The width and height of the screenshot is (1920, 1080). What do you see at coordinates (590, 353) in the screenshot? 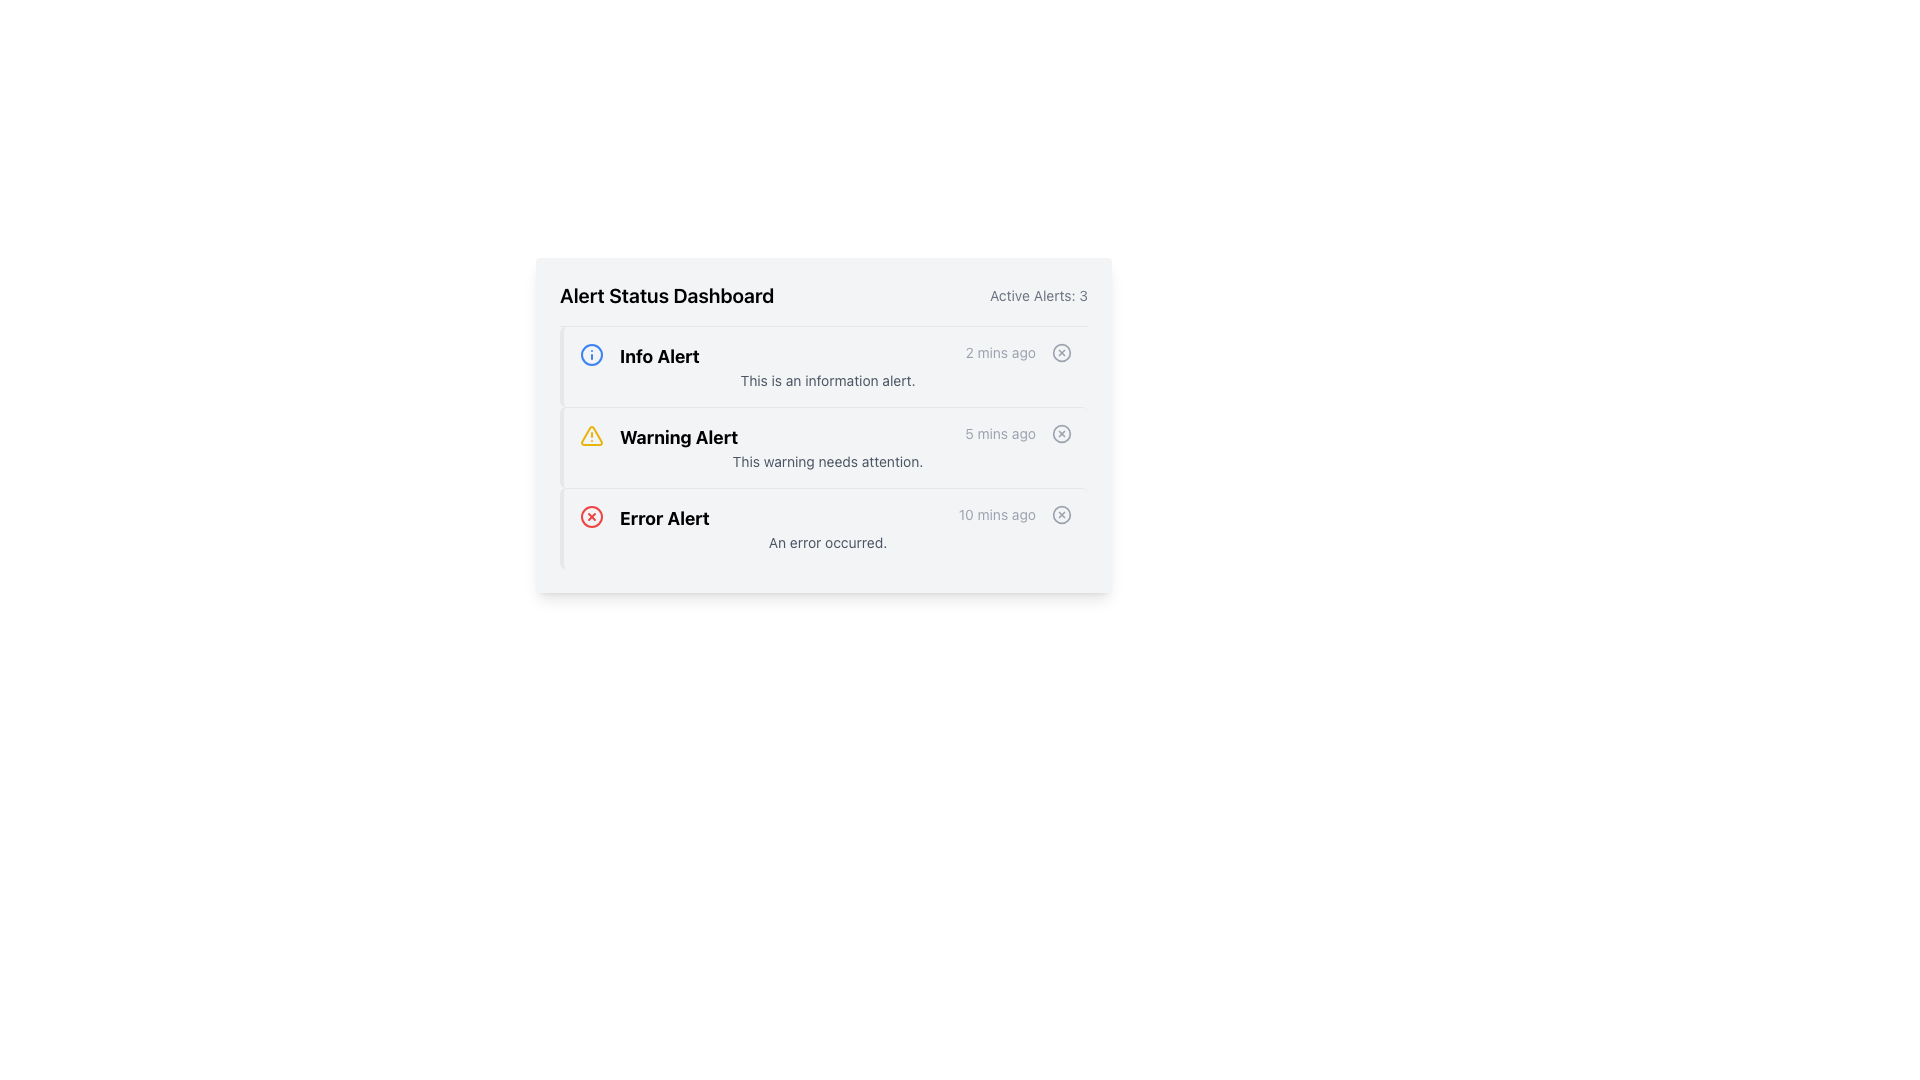
I see `the informational icon to the left of the 'Info Alert' text, which indicates the type of alert displayed` at bounding box center [590, 353].